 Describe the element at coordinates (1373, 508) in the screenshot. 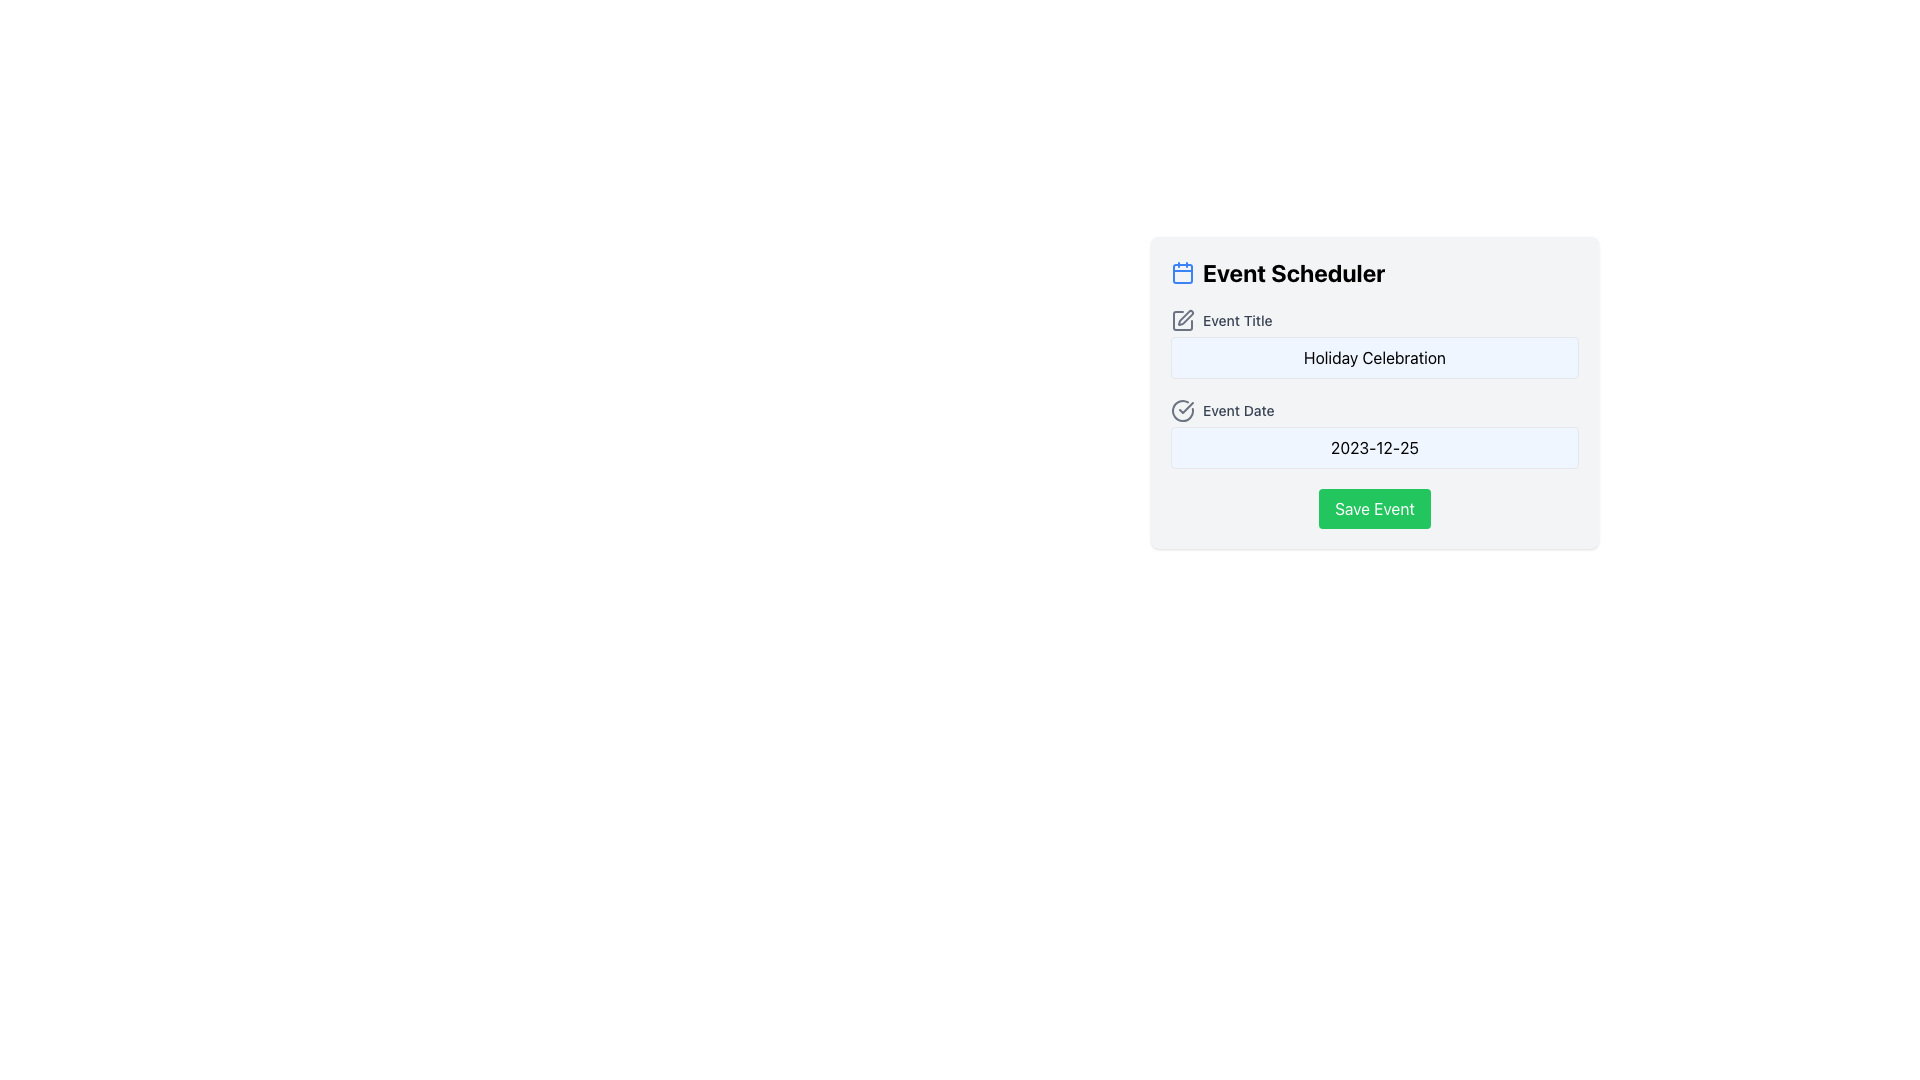

I see `the 'Save Event' button with white text on a green background located at the bottom of the 'Event Scheduler' card` at that location.